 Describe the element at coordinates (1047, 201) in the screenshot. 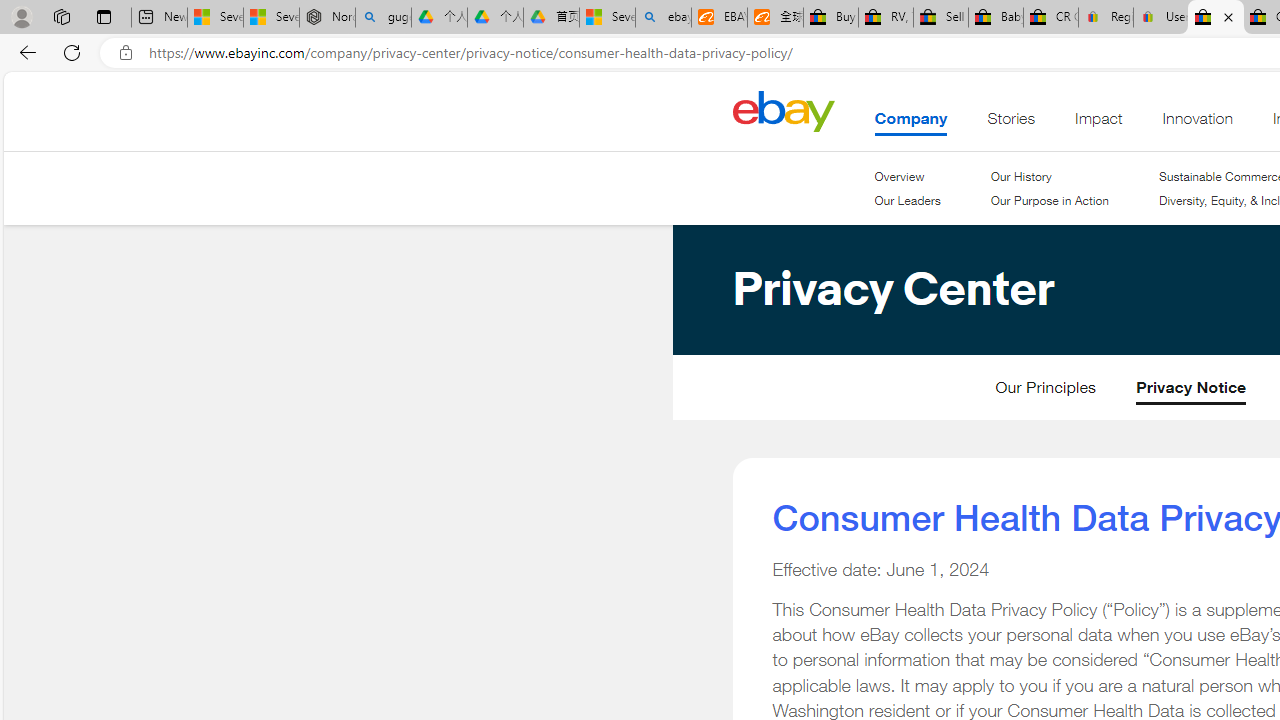

I see `'Our Purpose in Action'` at that location.